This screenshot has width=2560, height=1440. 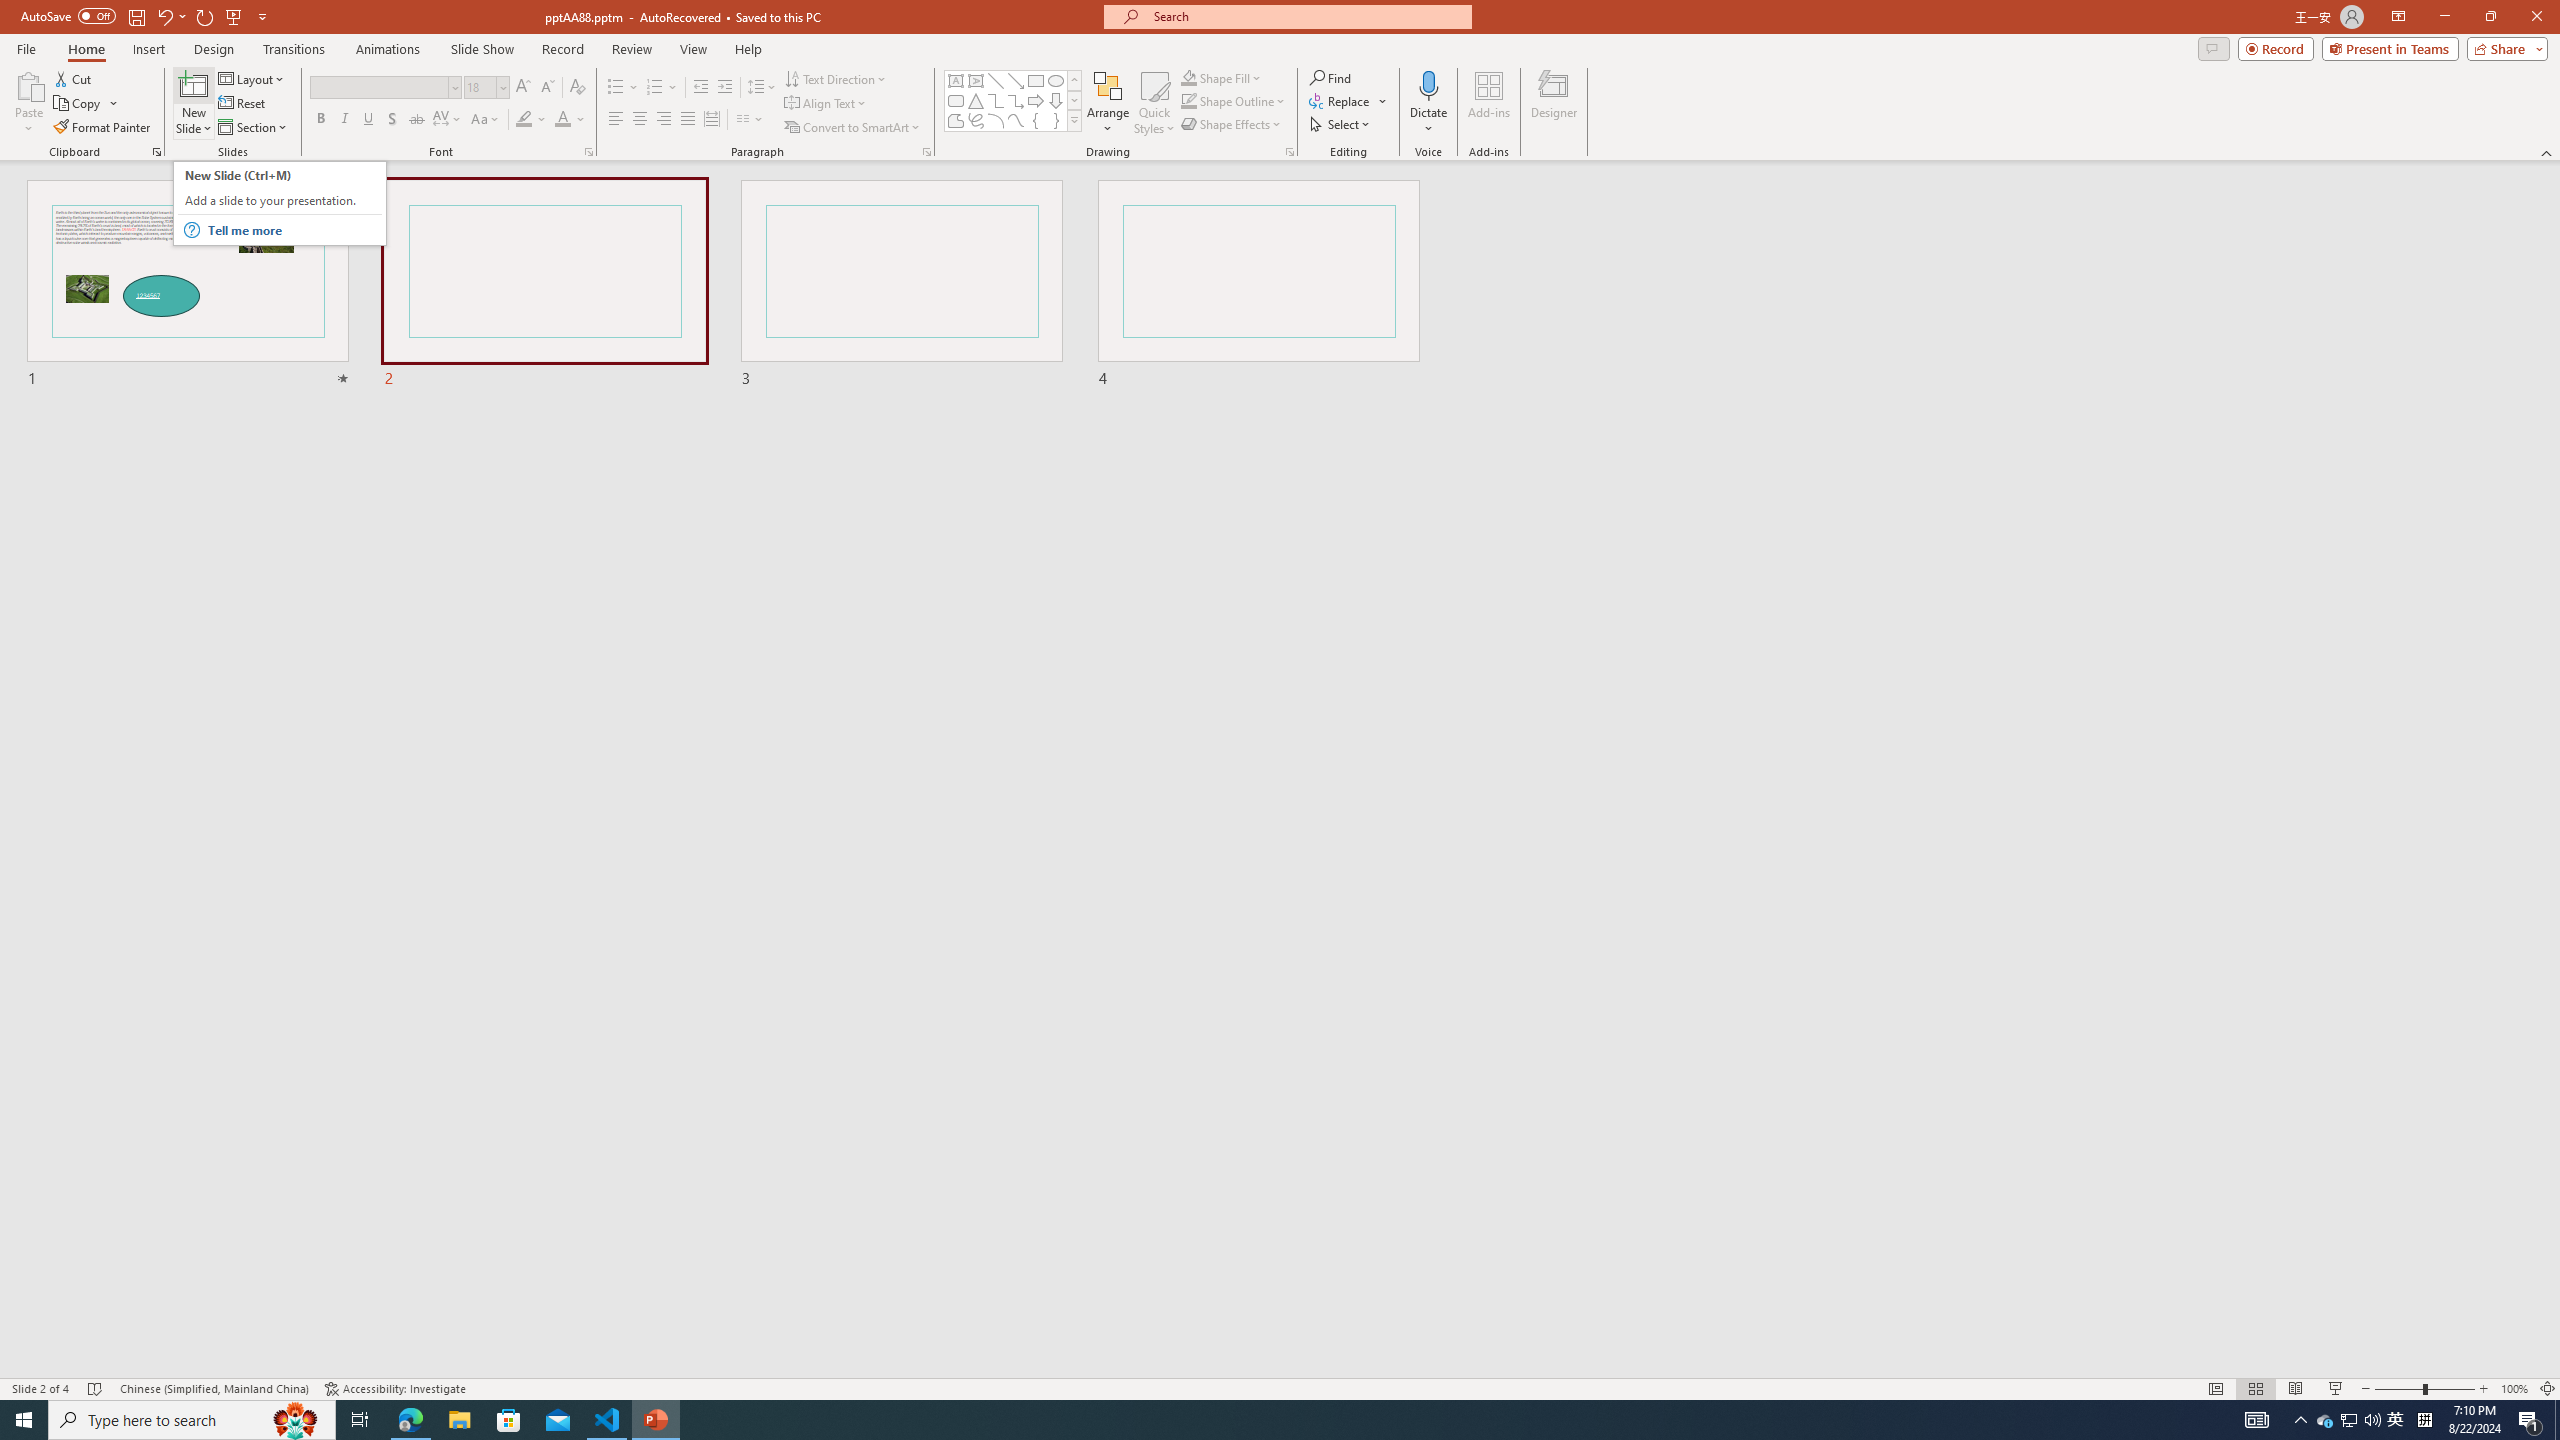 I want to click on 'Font Size', so click(x=485, y=87).